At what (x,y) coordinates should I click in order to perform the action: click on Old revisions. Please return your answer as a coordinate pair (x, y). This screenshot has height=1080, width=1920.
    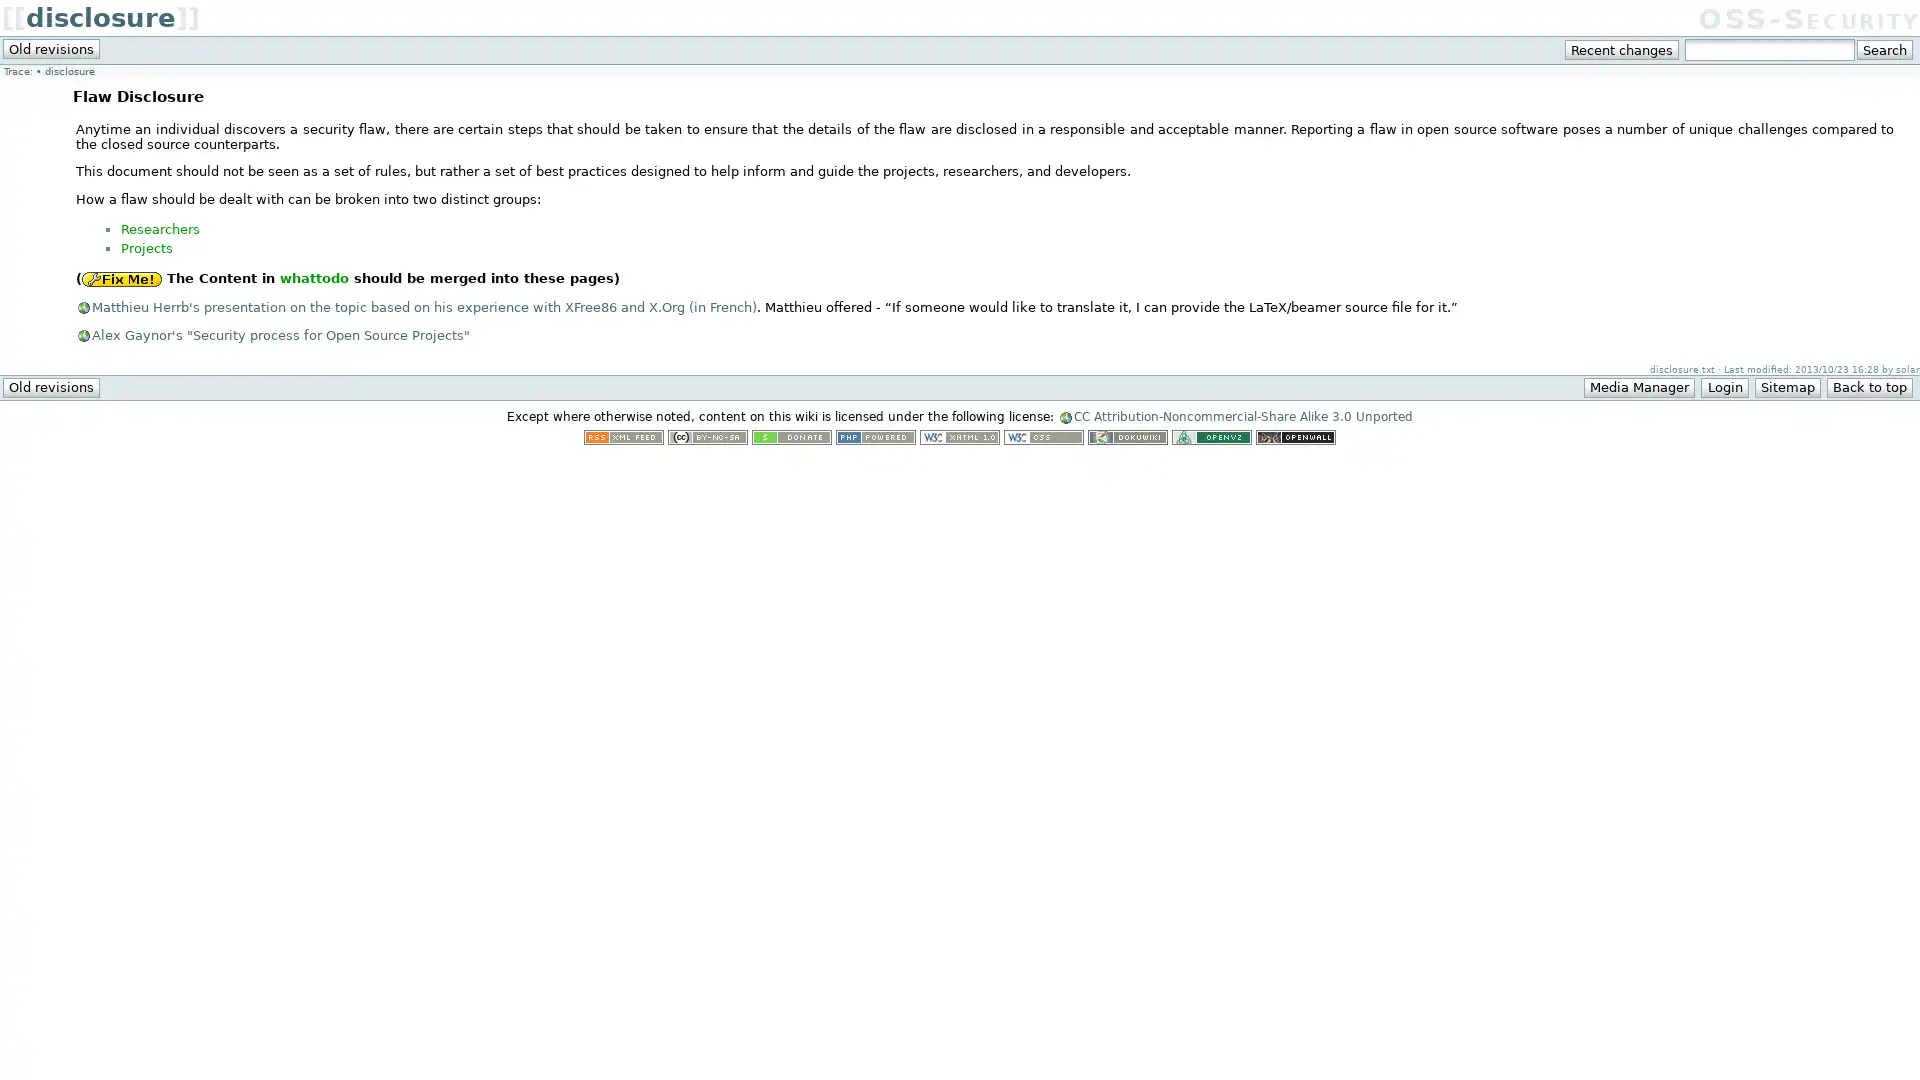
    Looking at the image, I should click on (51, 387).